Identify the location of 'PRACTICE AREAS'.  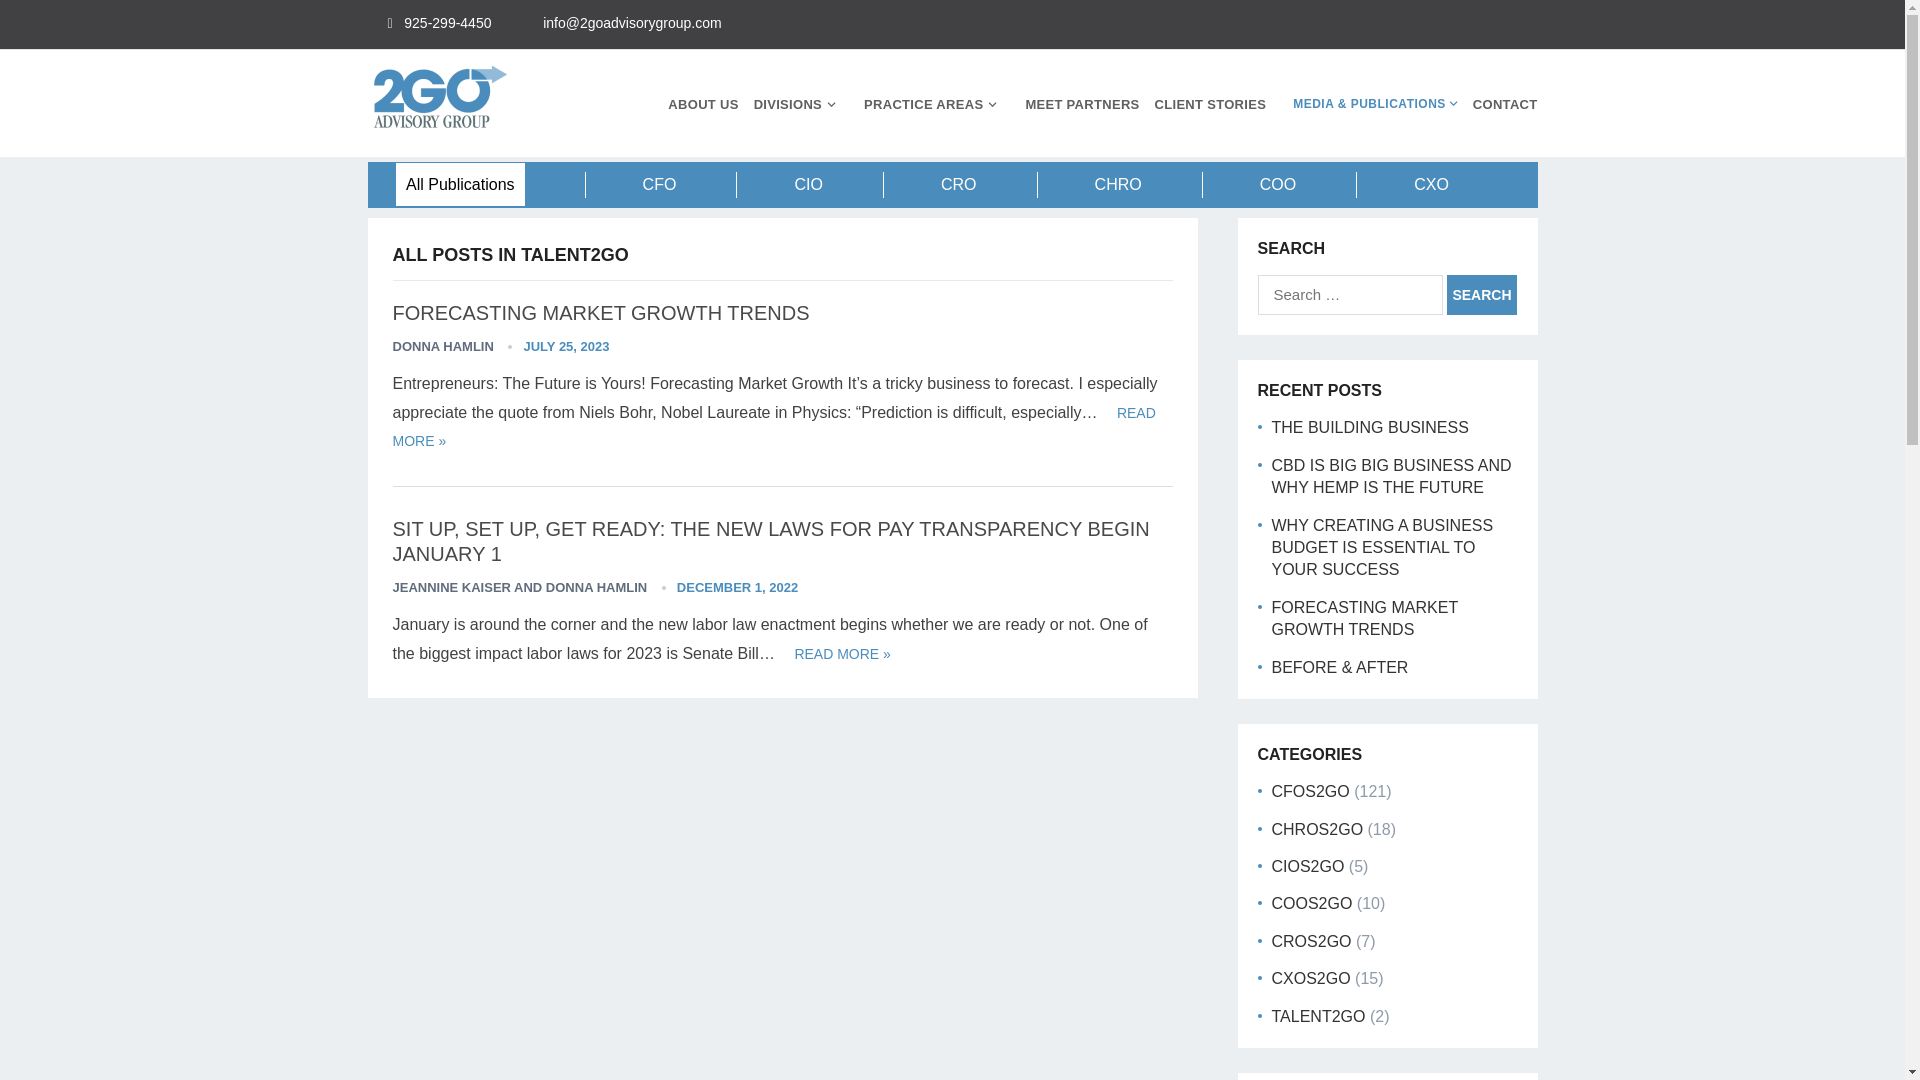
(864, 104).